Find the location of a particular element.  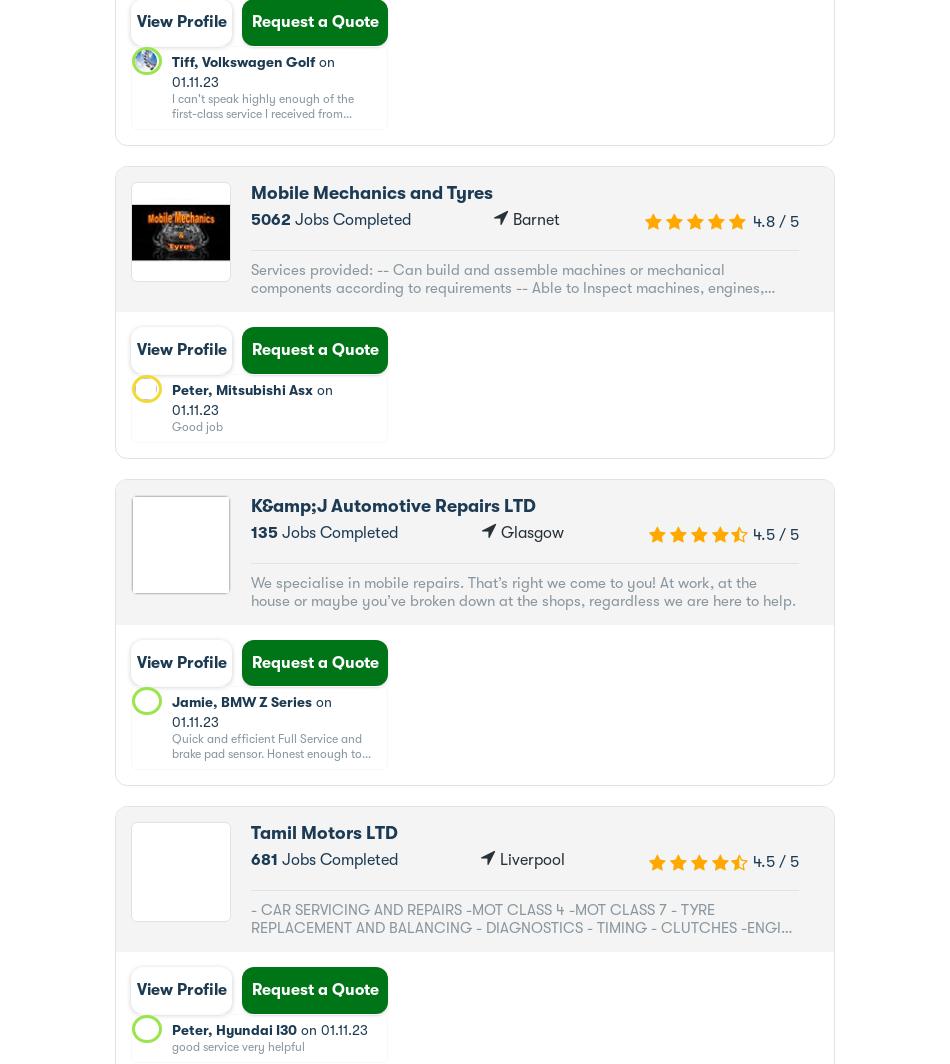

'Jamie, BMW Z Series' is located at coordinates (240, 702).